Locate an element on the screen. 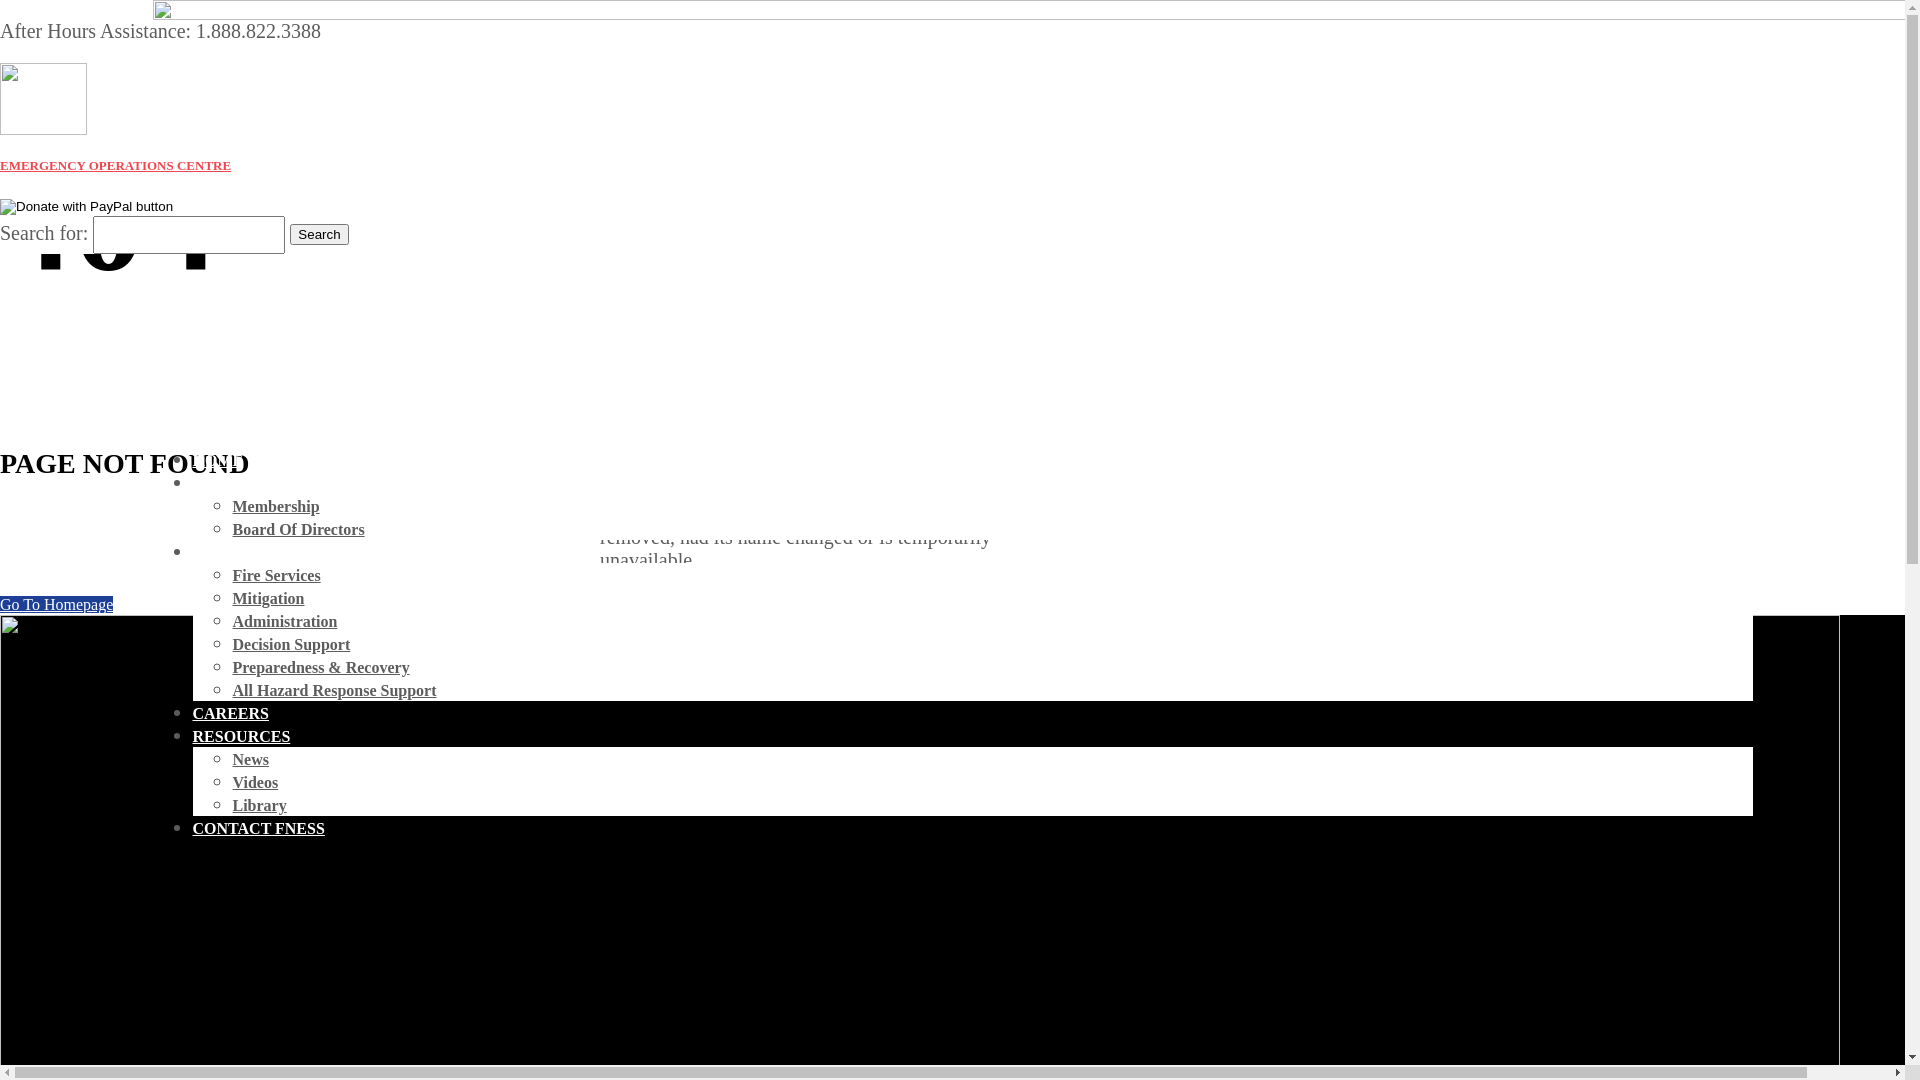  'Fire Services' is located at coordinates (274, 575).